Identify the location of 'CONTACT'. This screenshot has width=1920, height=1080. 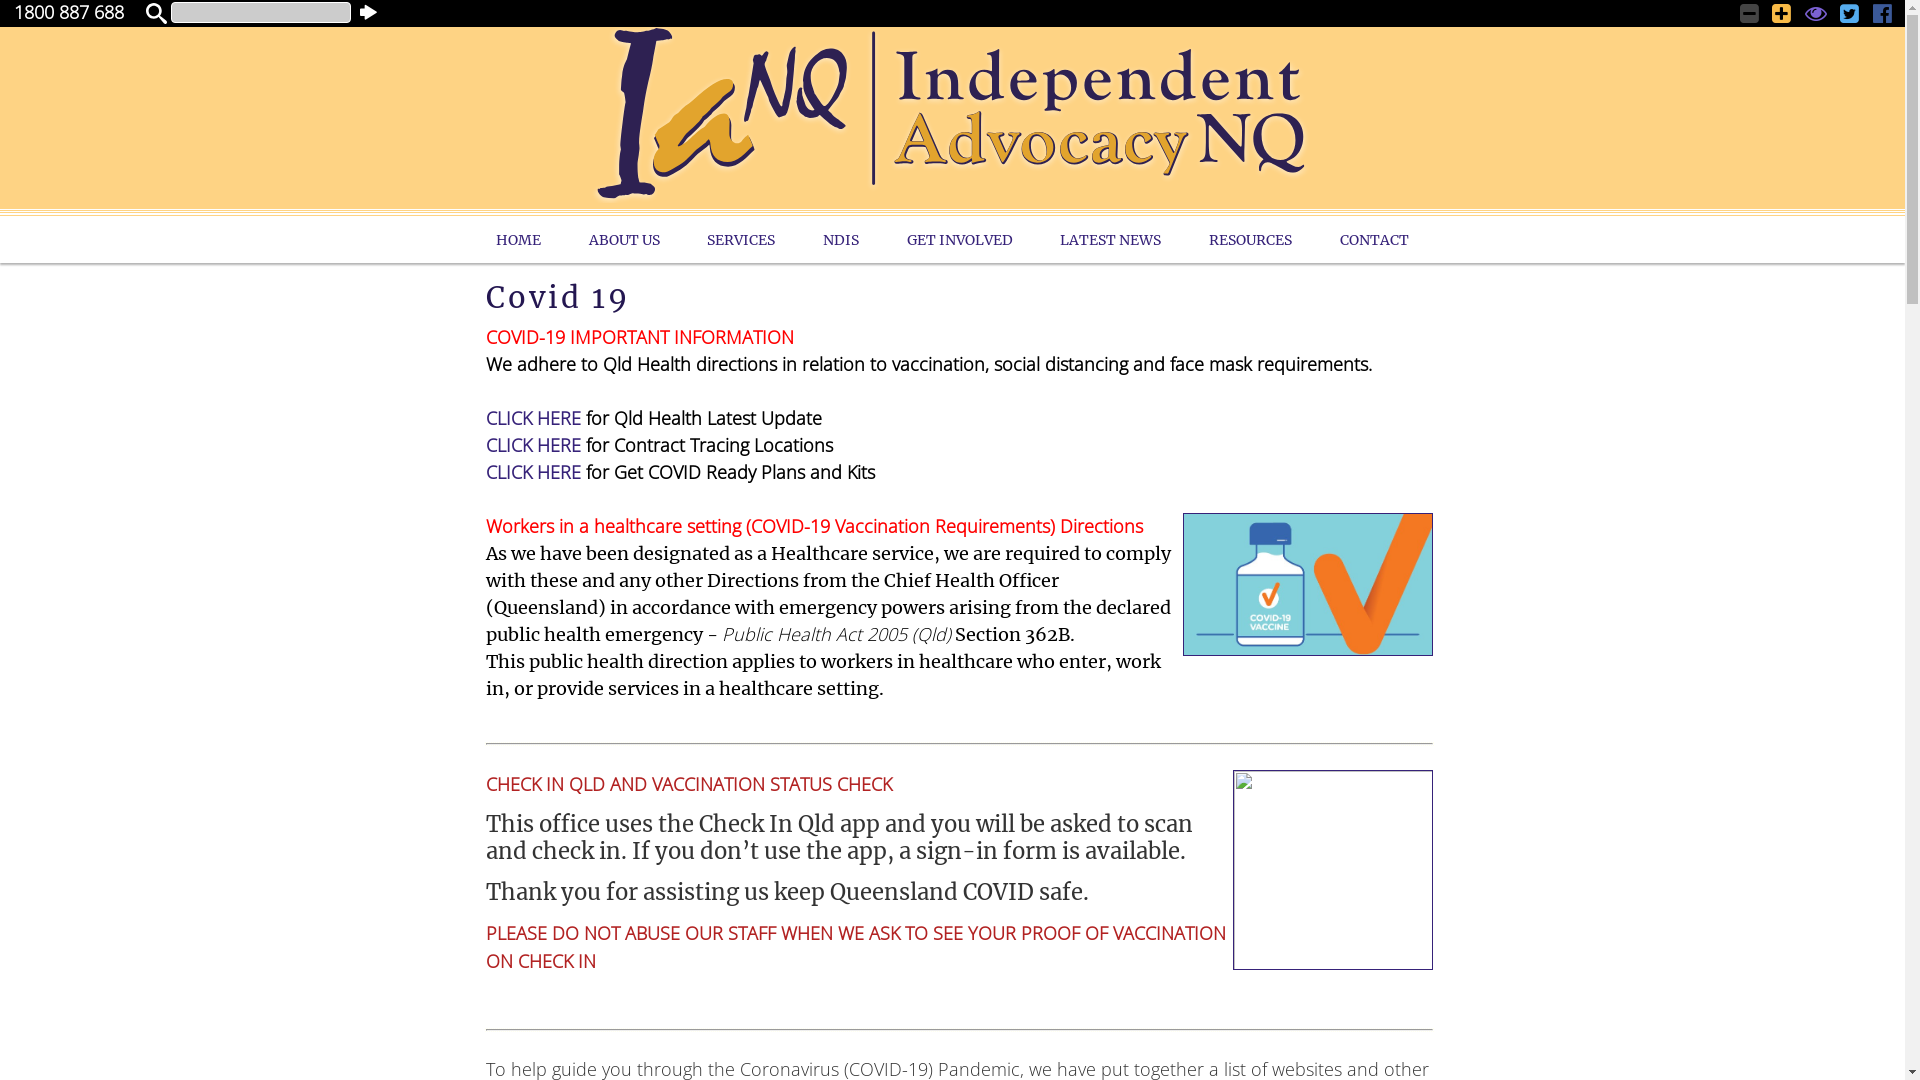
(1373, 238).